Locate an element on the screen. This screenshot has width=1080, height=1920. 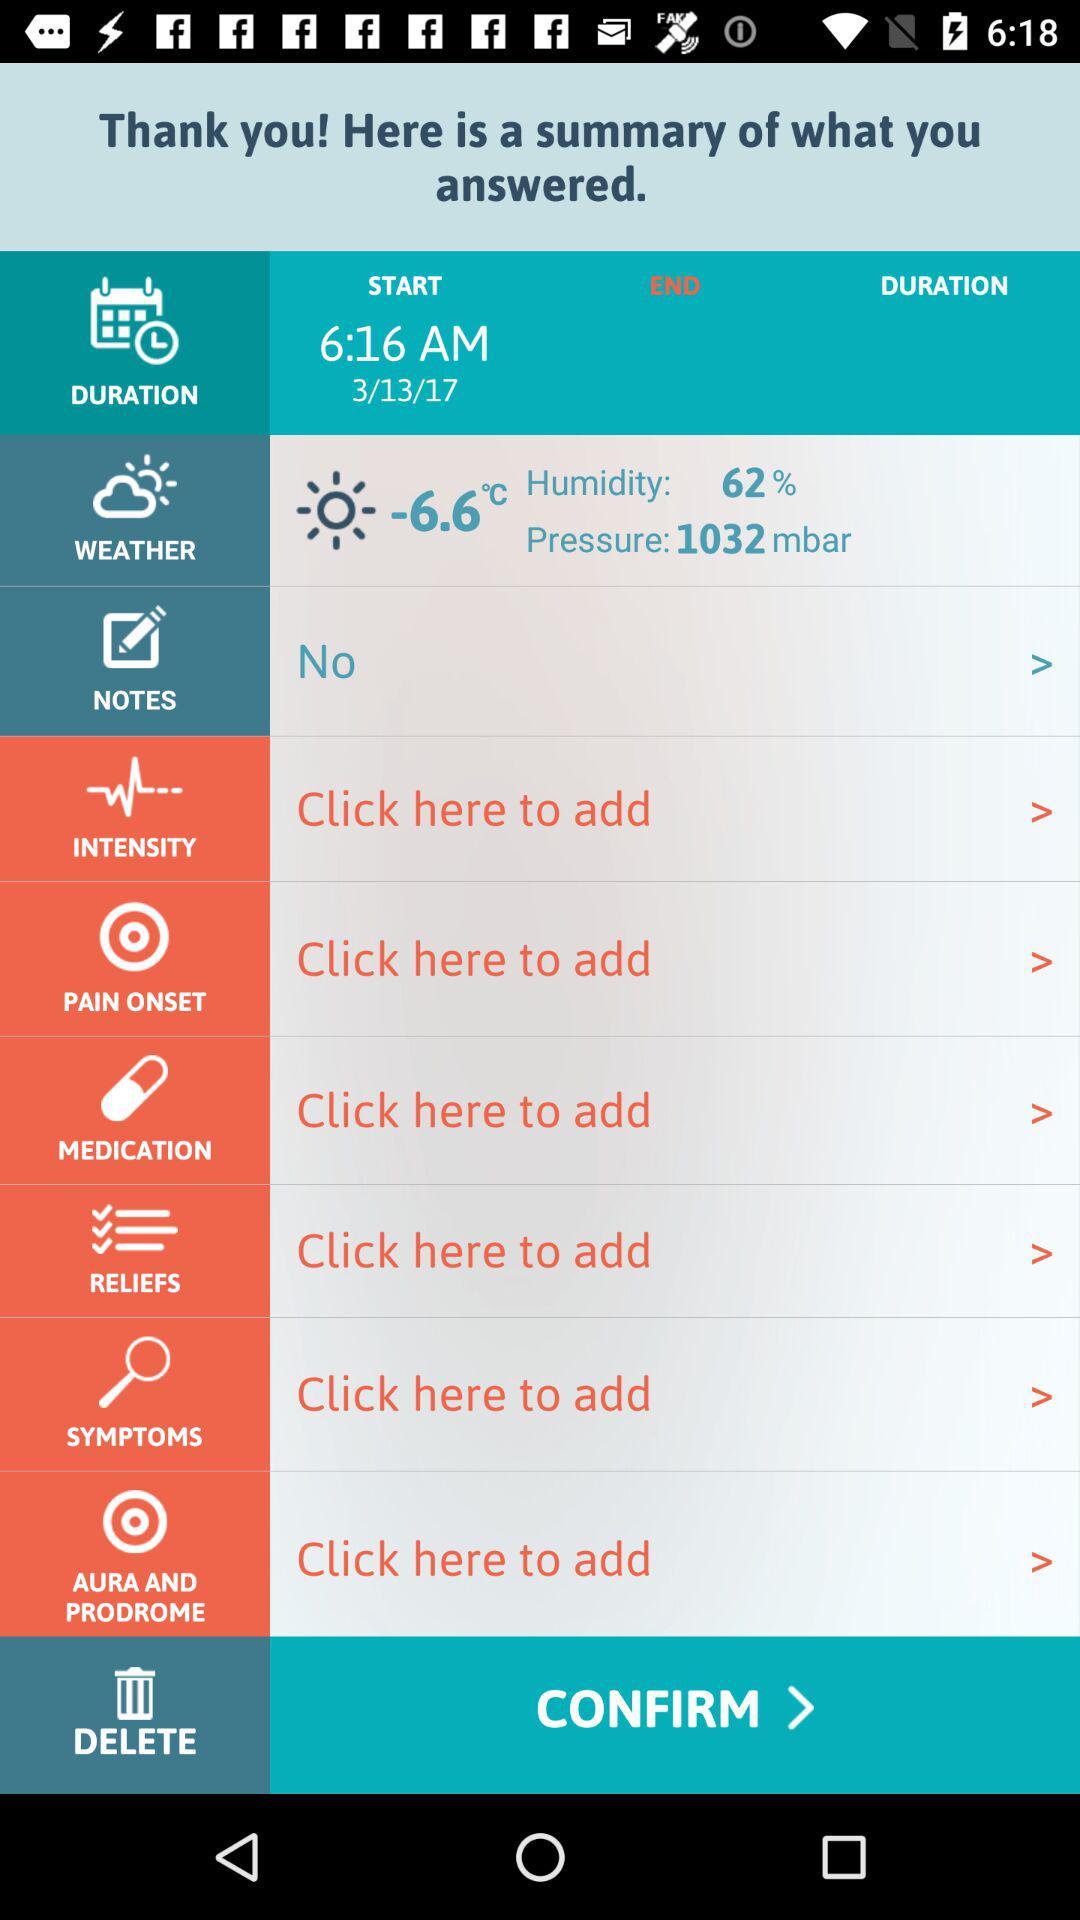
the option click here to add which is after symptoms option is located at coordinates (675, 1393).